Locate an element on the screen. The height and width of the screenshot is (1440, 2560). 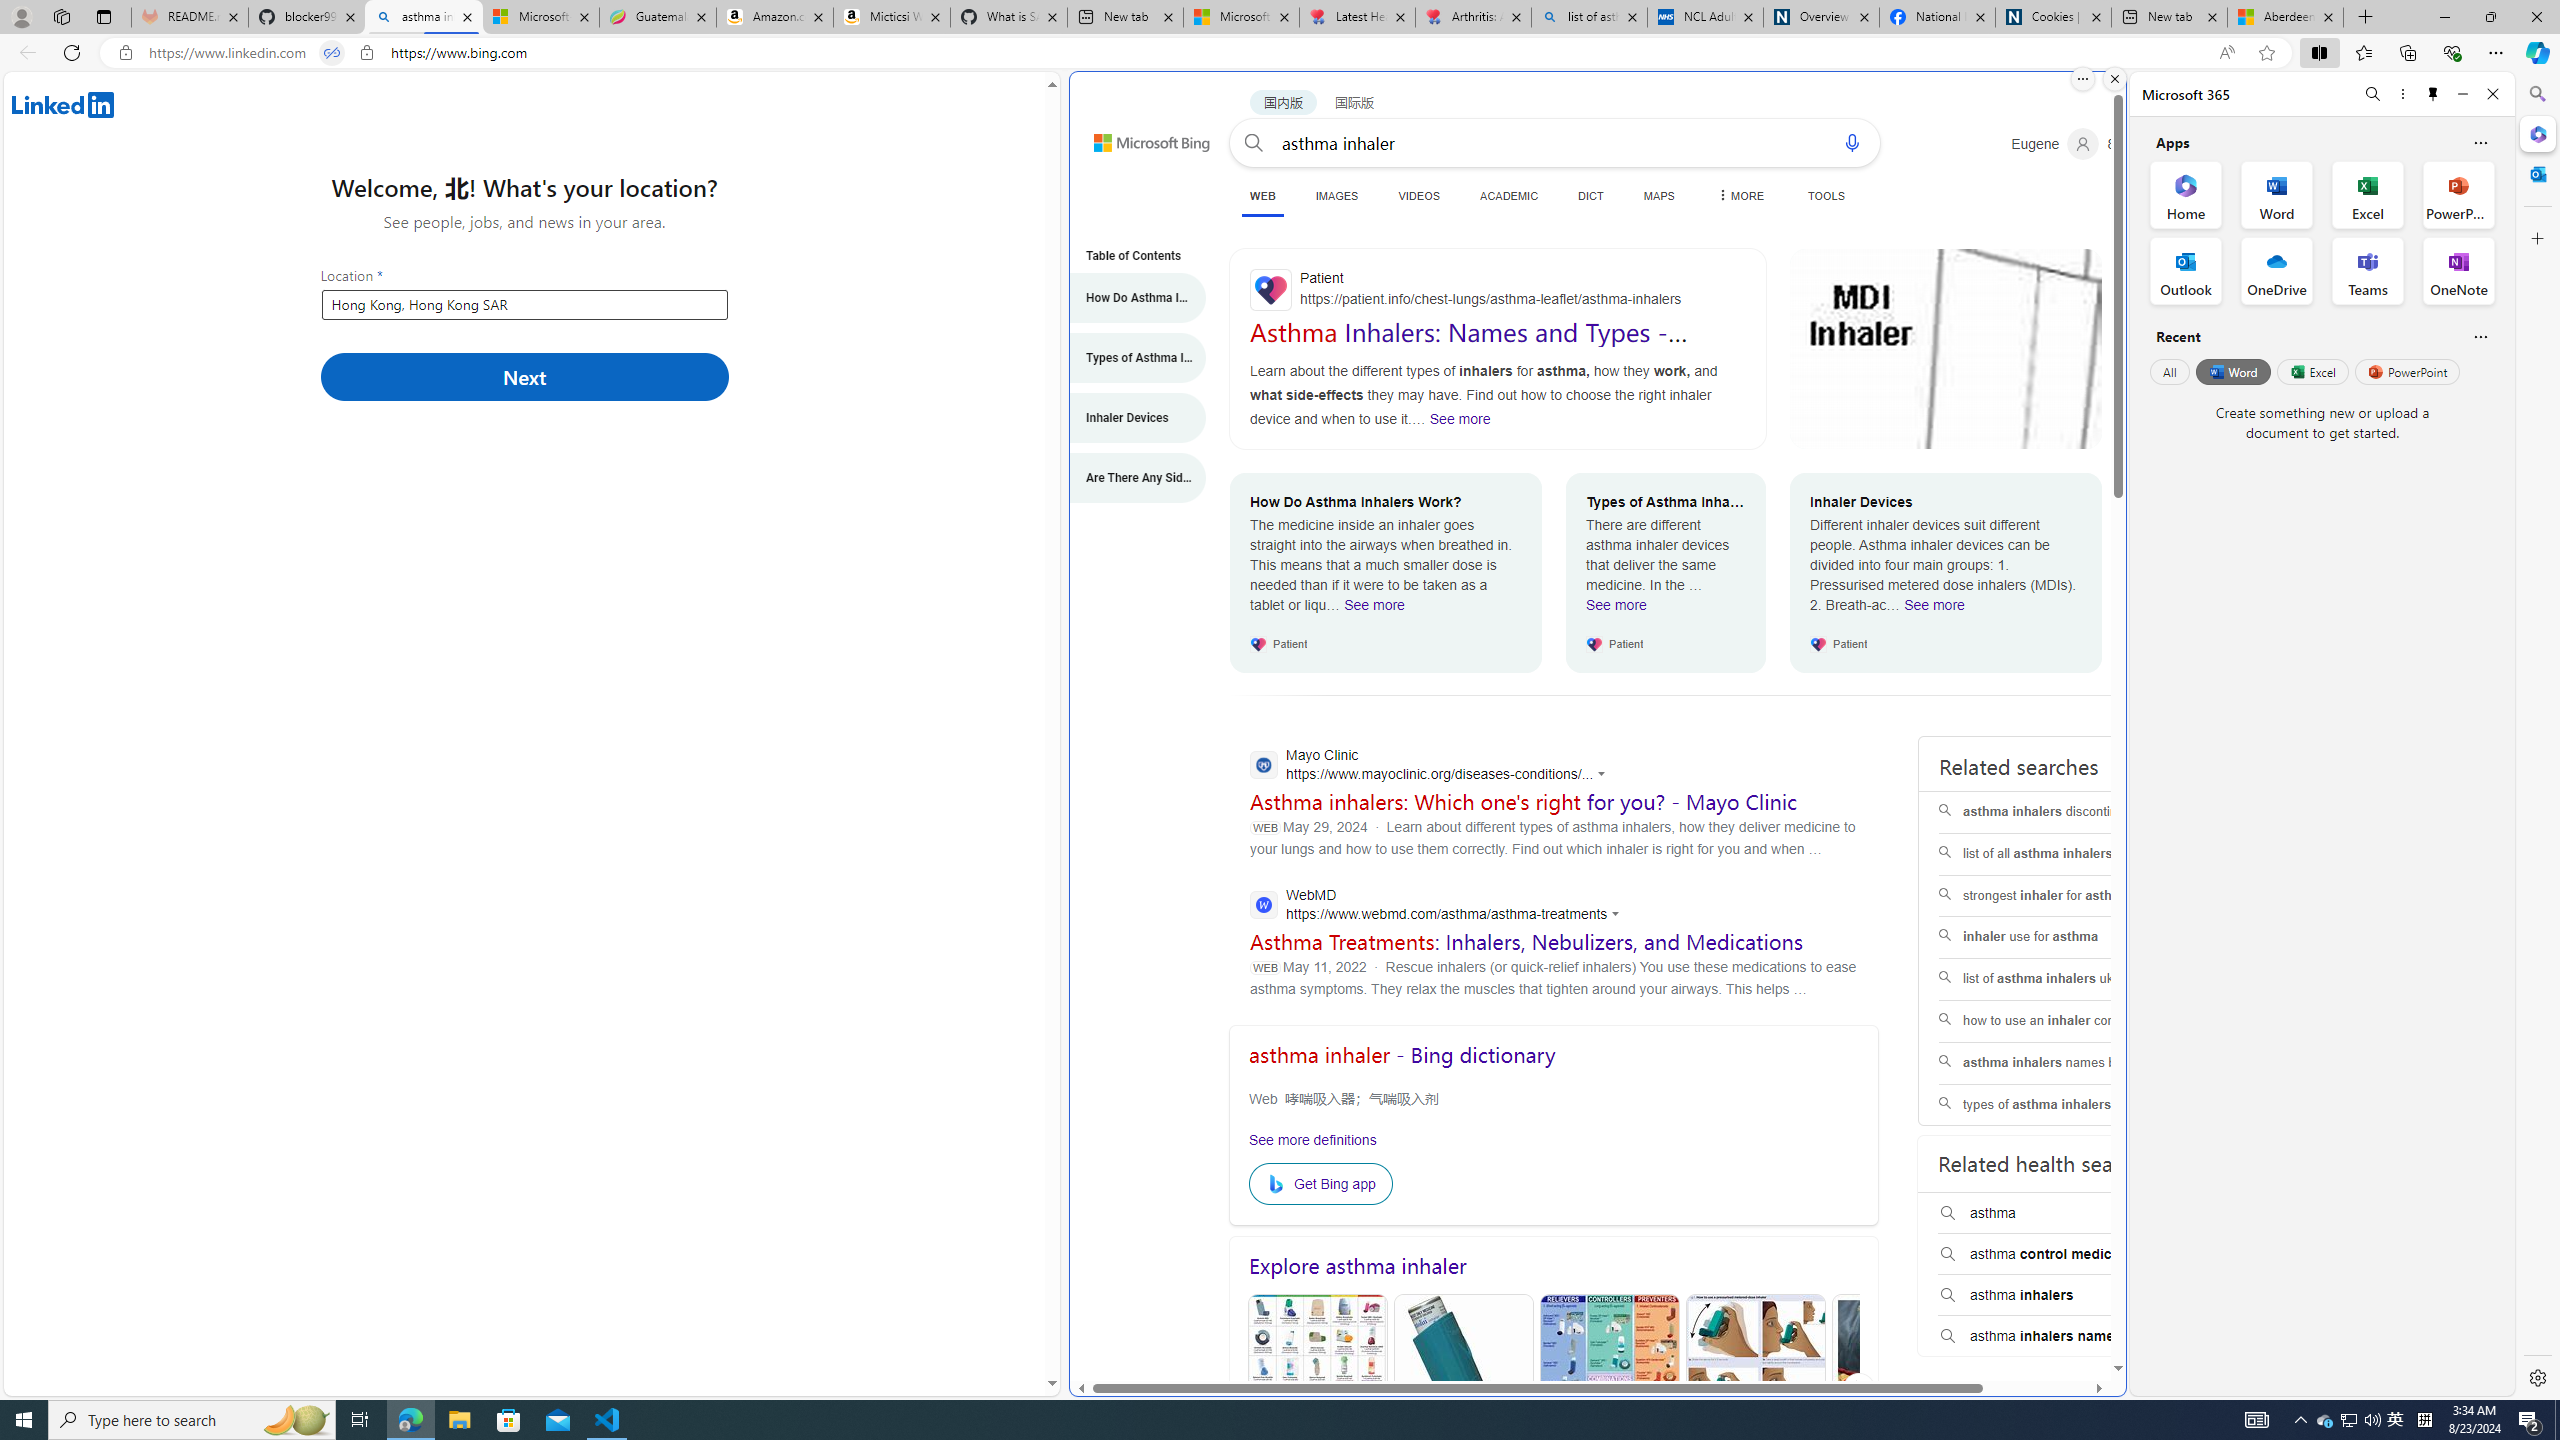
'Tabs in split screen' is located at coordinates (331, 53).